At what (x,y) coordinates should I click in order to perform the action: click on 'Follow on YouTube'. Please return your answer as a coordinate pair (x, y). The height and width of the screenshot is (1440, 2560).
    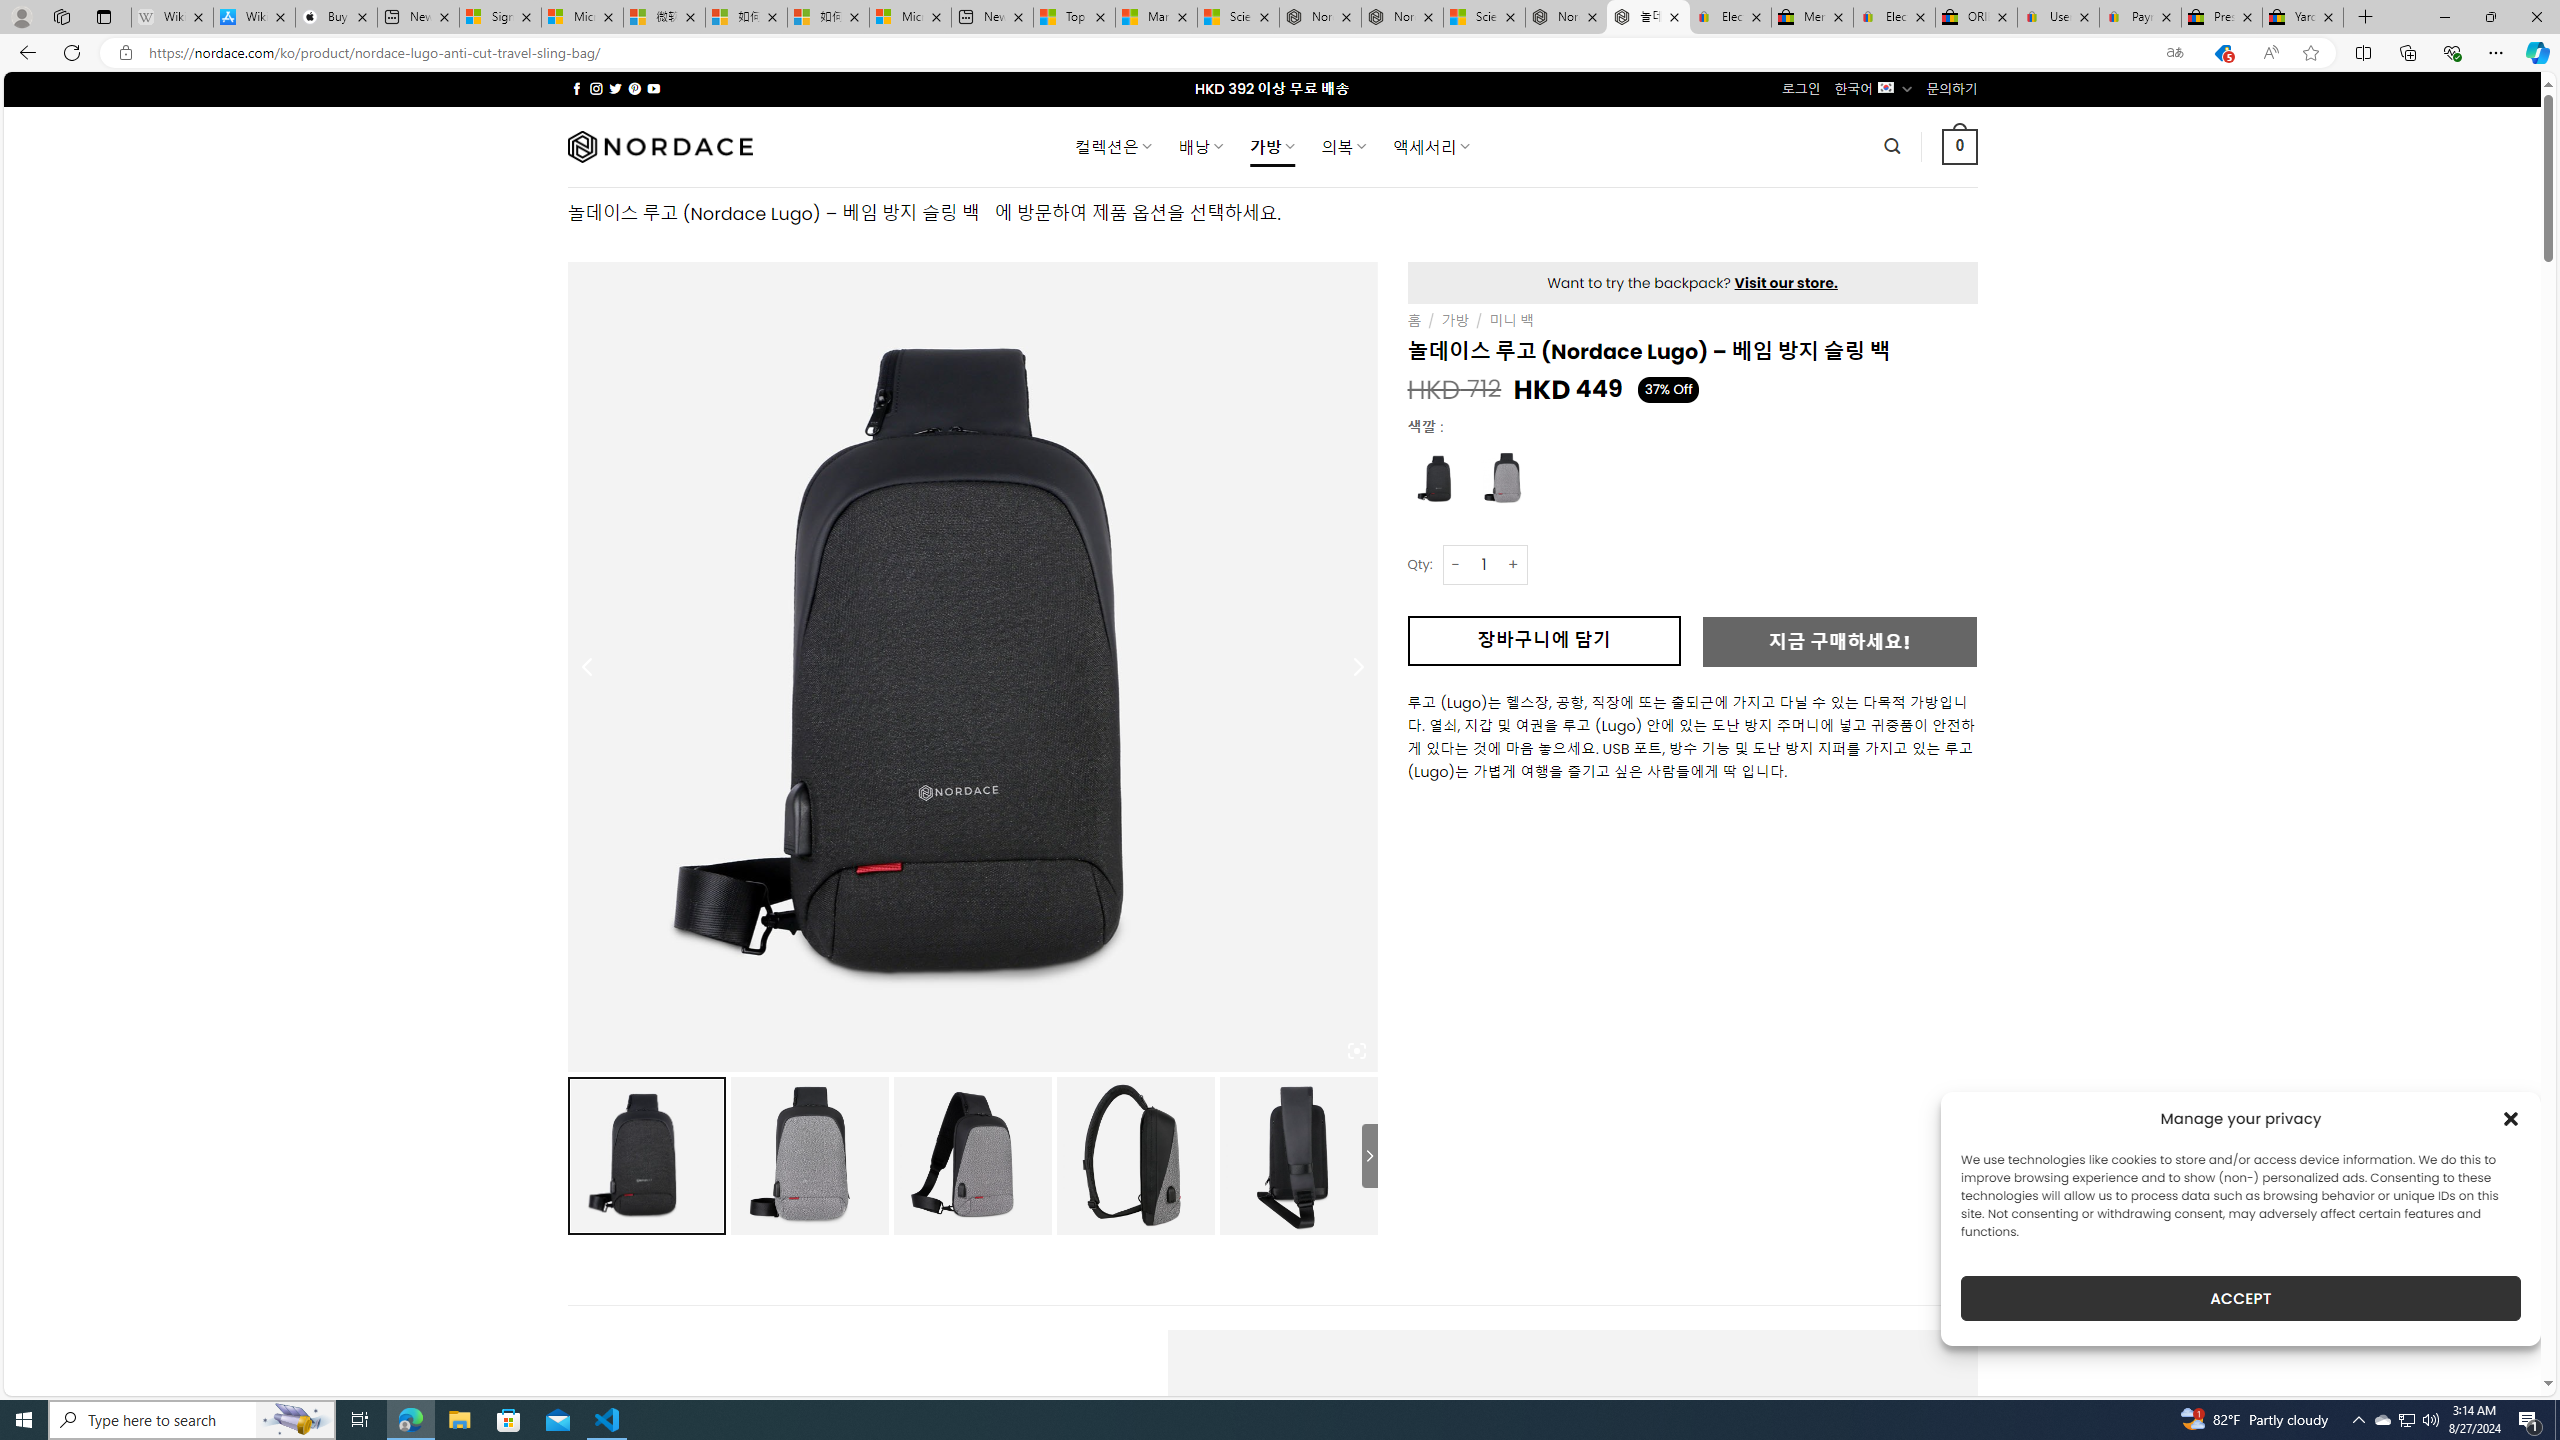
    Looking at the image, I should click on (653, 88).